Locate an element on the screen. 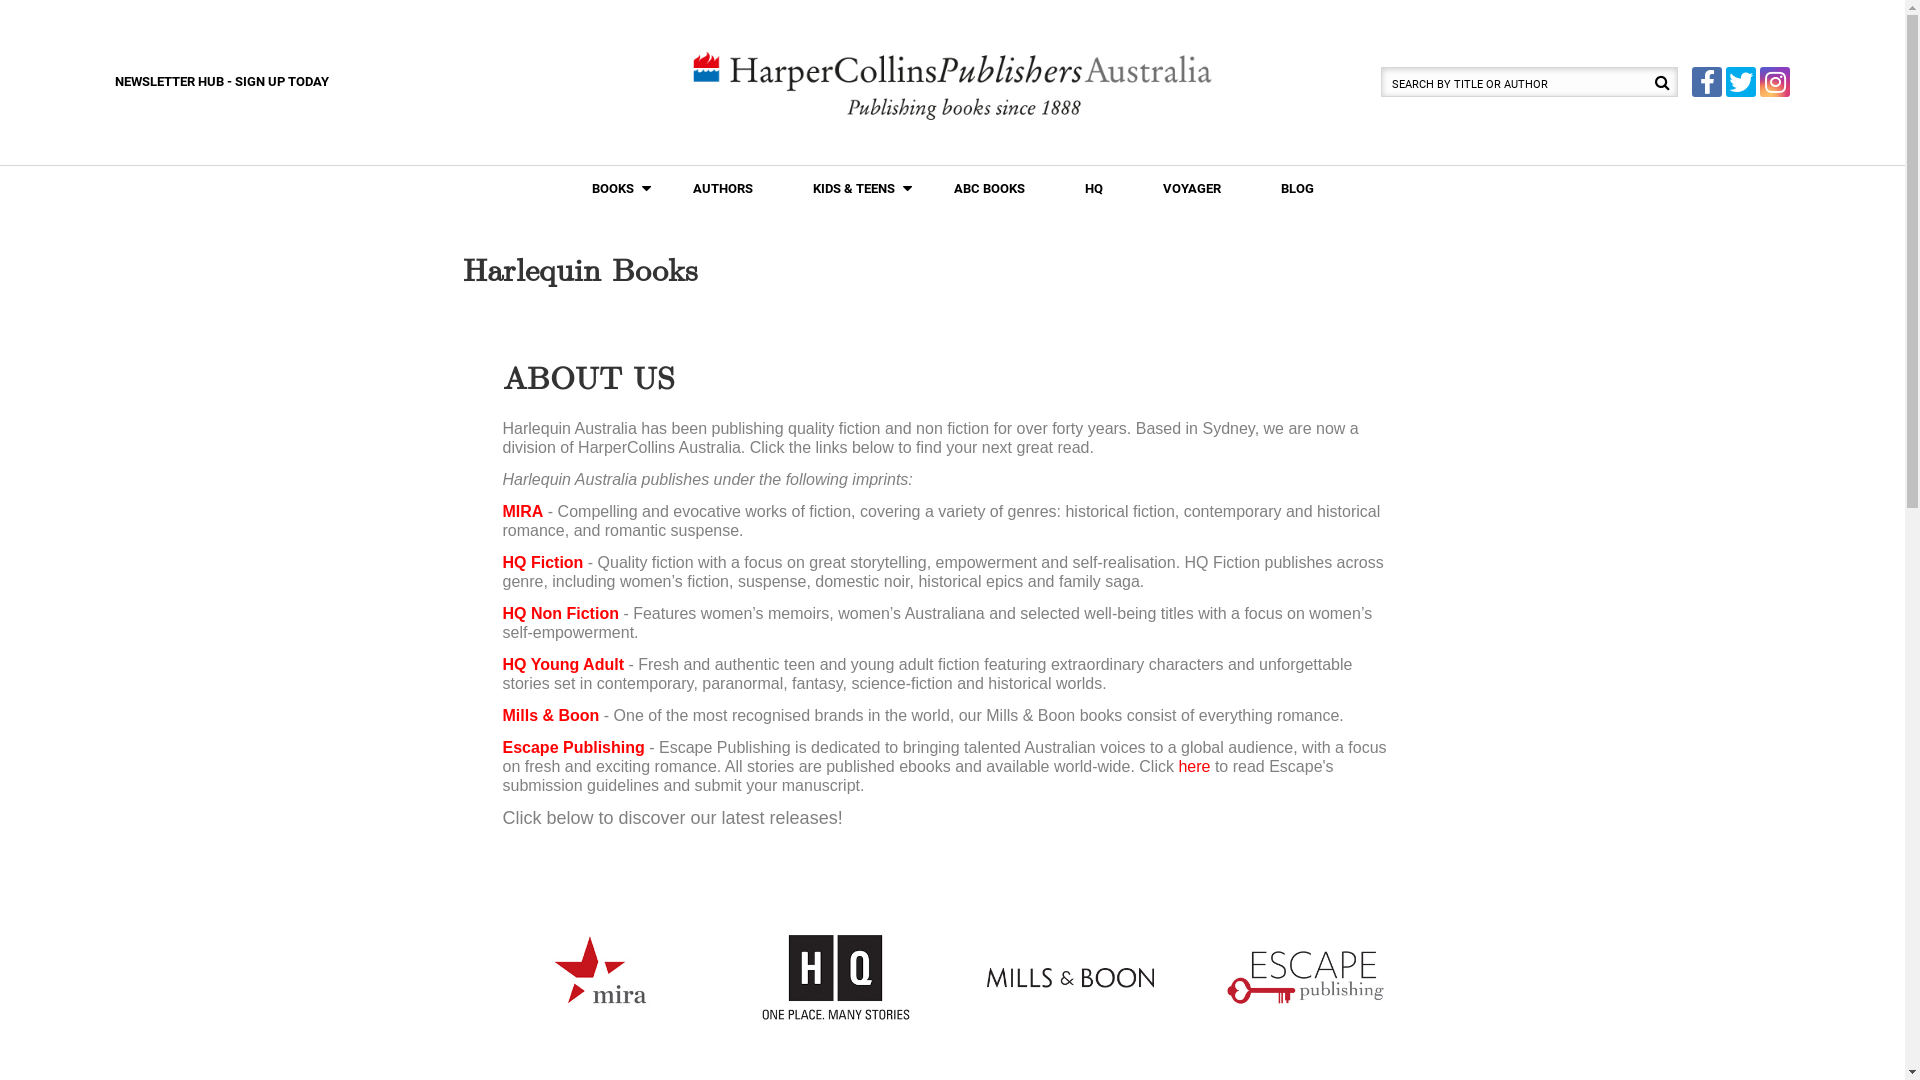 The image size is (1920, 1080). 'Facebook' is located at coordinates (1706, 80).